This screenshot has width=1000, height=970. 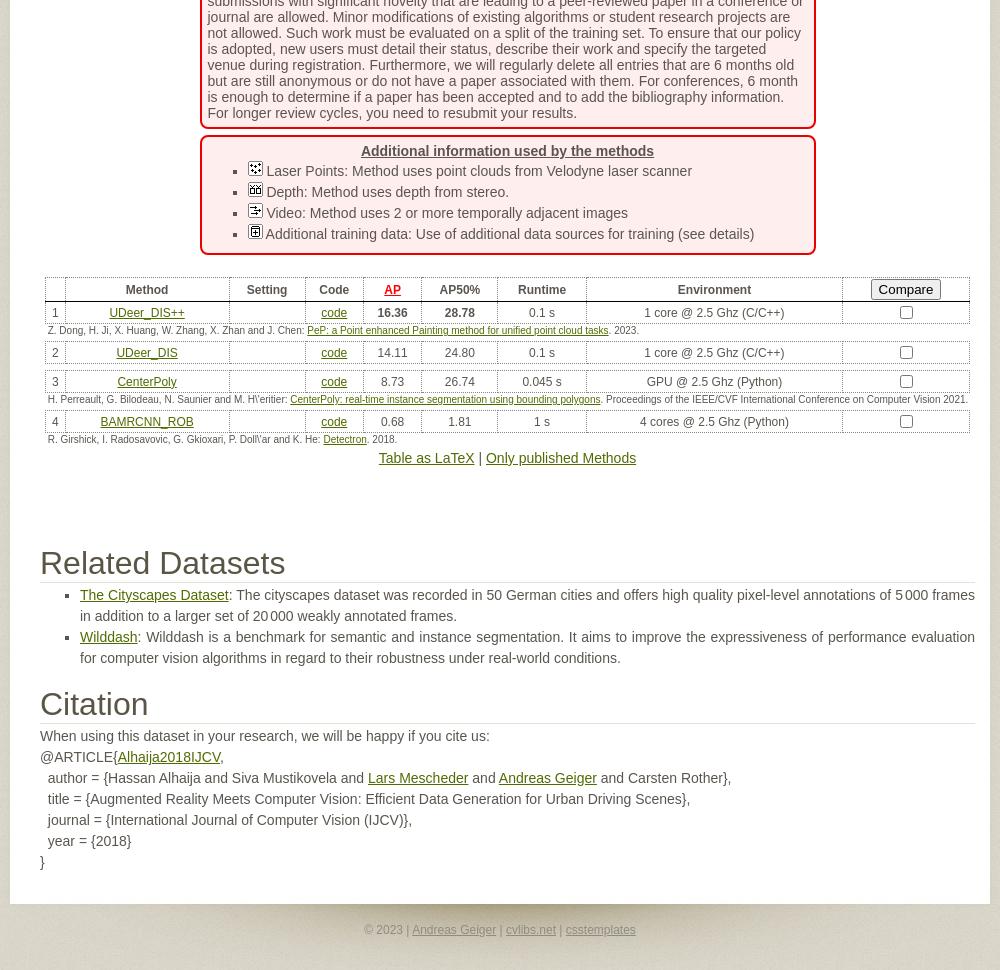 I want to click on '8.73', so click(x=392, y=380).